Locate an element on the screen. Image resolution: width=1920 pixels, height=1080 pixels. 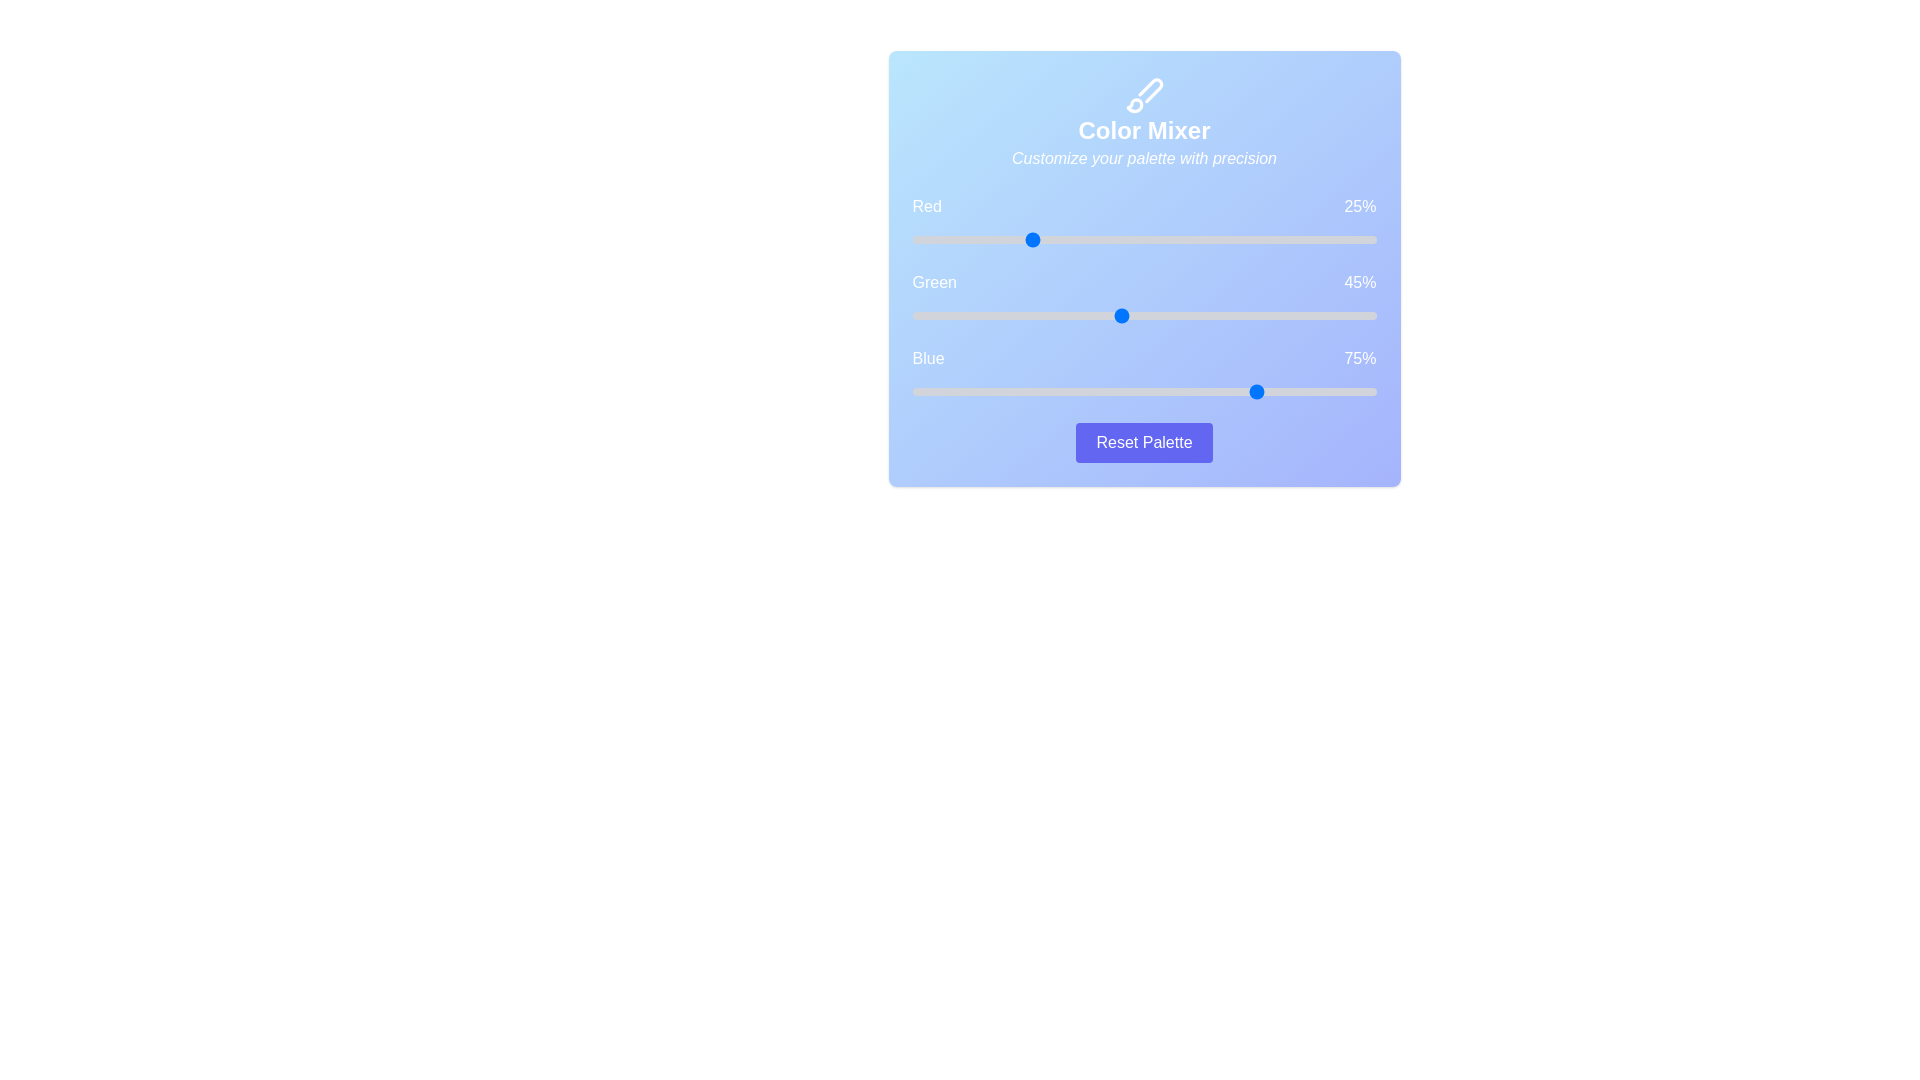
the 'Red' label to interact with it is located at coordinates (925, 207).